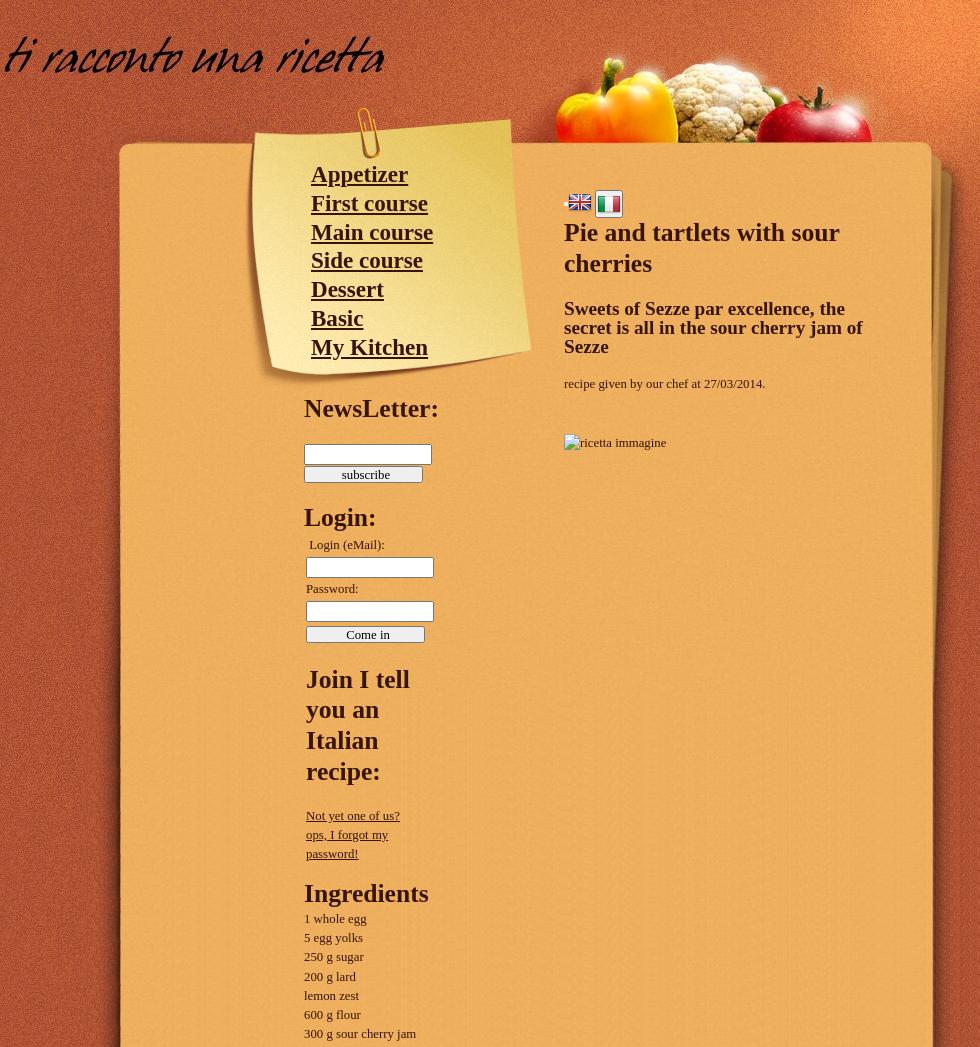 This screenshot has width=980, height=1047. Describe the element at coordinates (339, 516) in the screenshot. I see `'Login:'` at that location.